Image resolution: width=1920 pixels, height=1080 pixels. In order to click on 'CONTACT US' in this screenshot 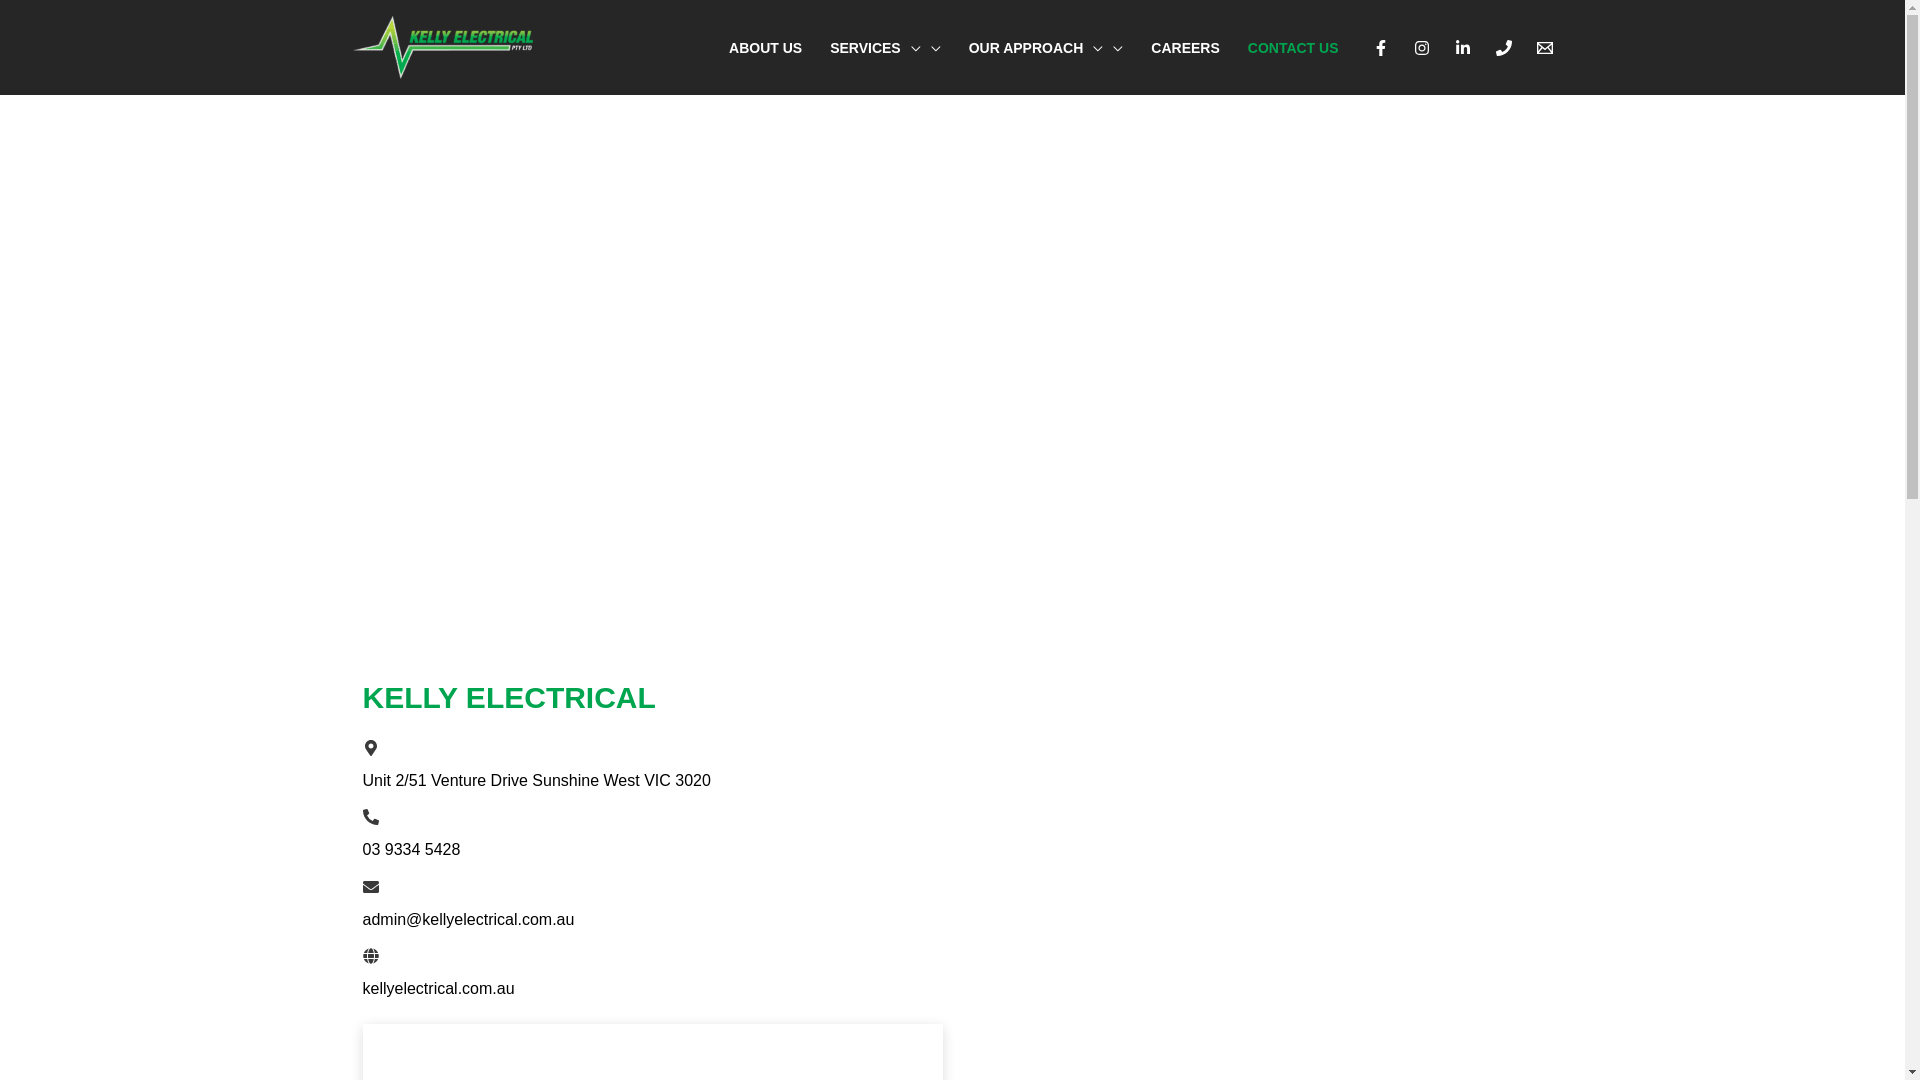, I will do `click(1232, 46)`.